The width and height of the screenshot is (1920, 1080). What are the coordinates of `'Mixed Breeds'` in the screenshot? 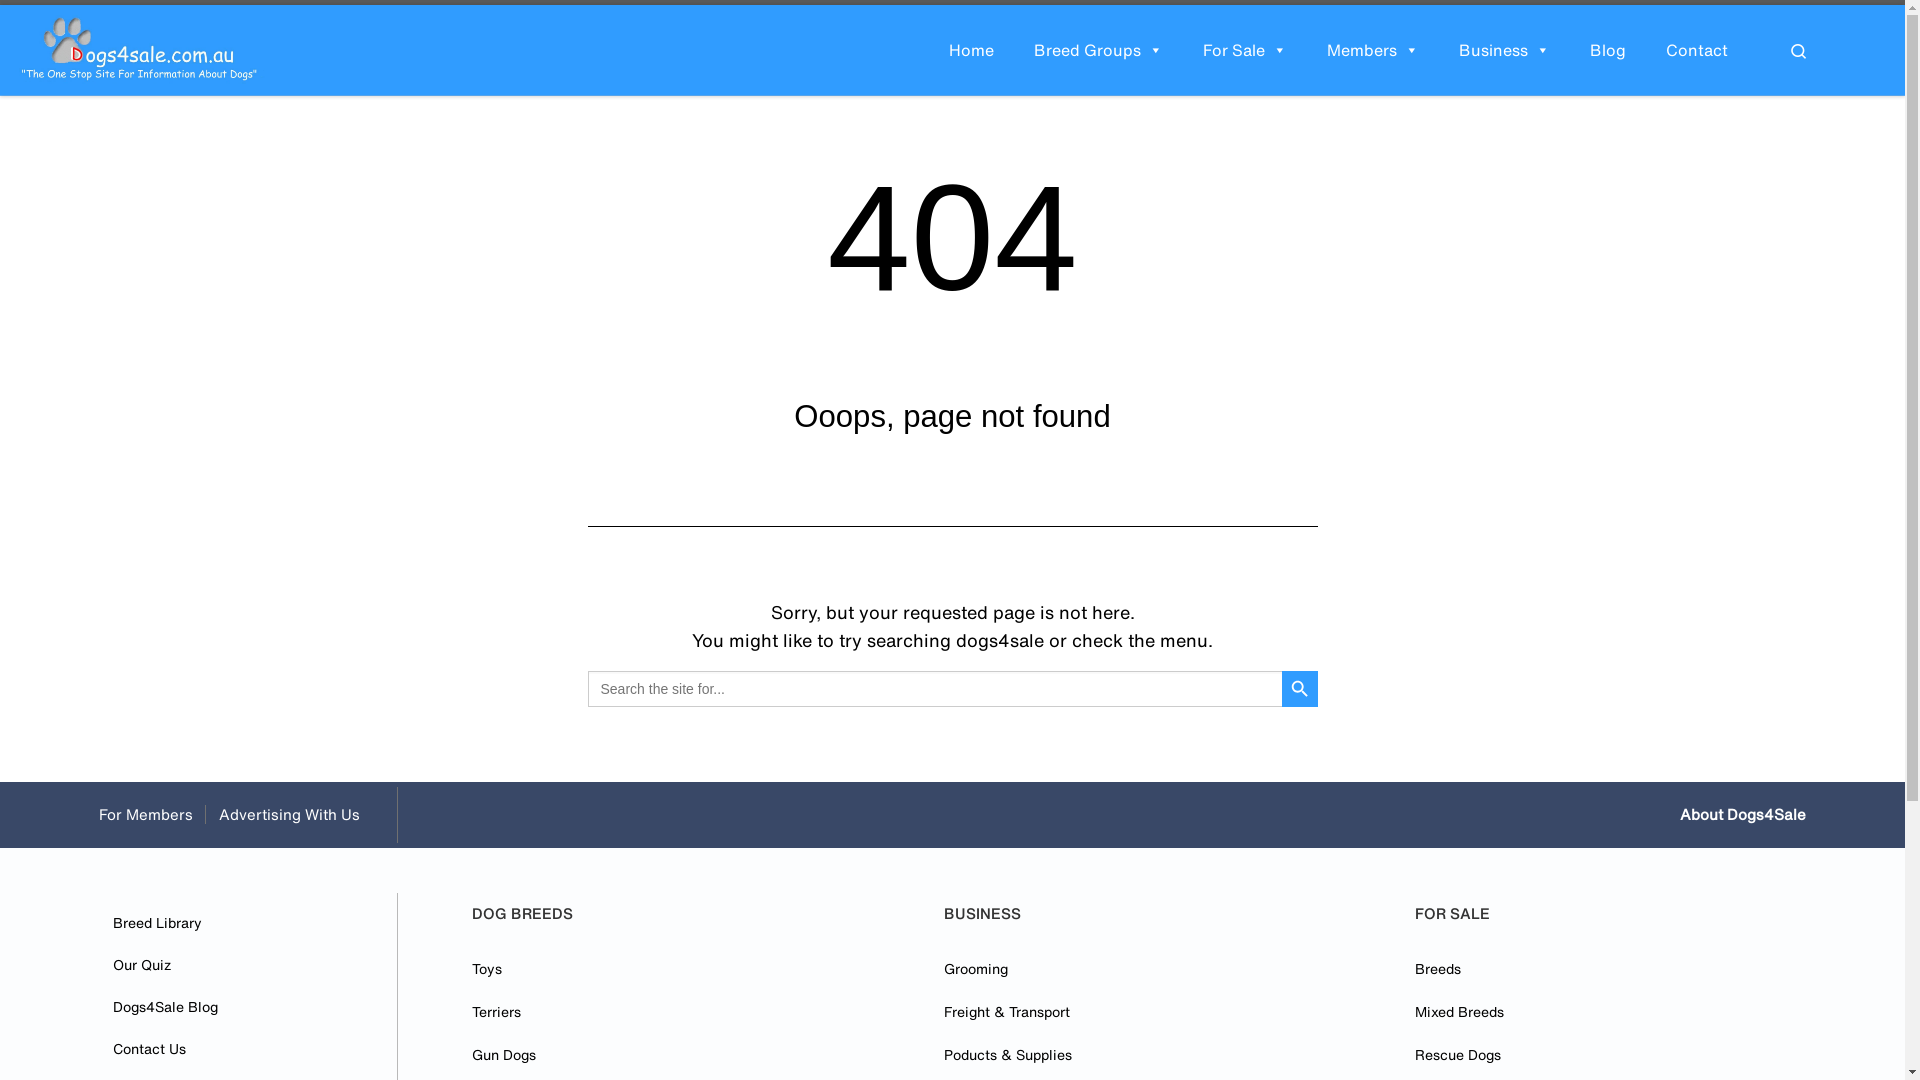 It's located at (1414, 1011).